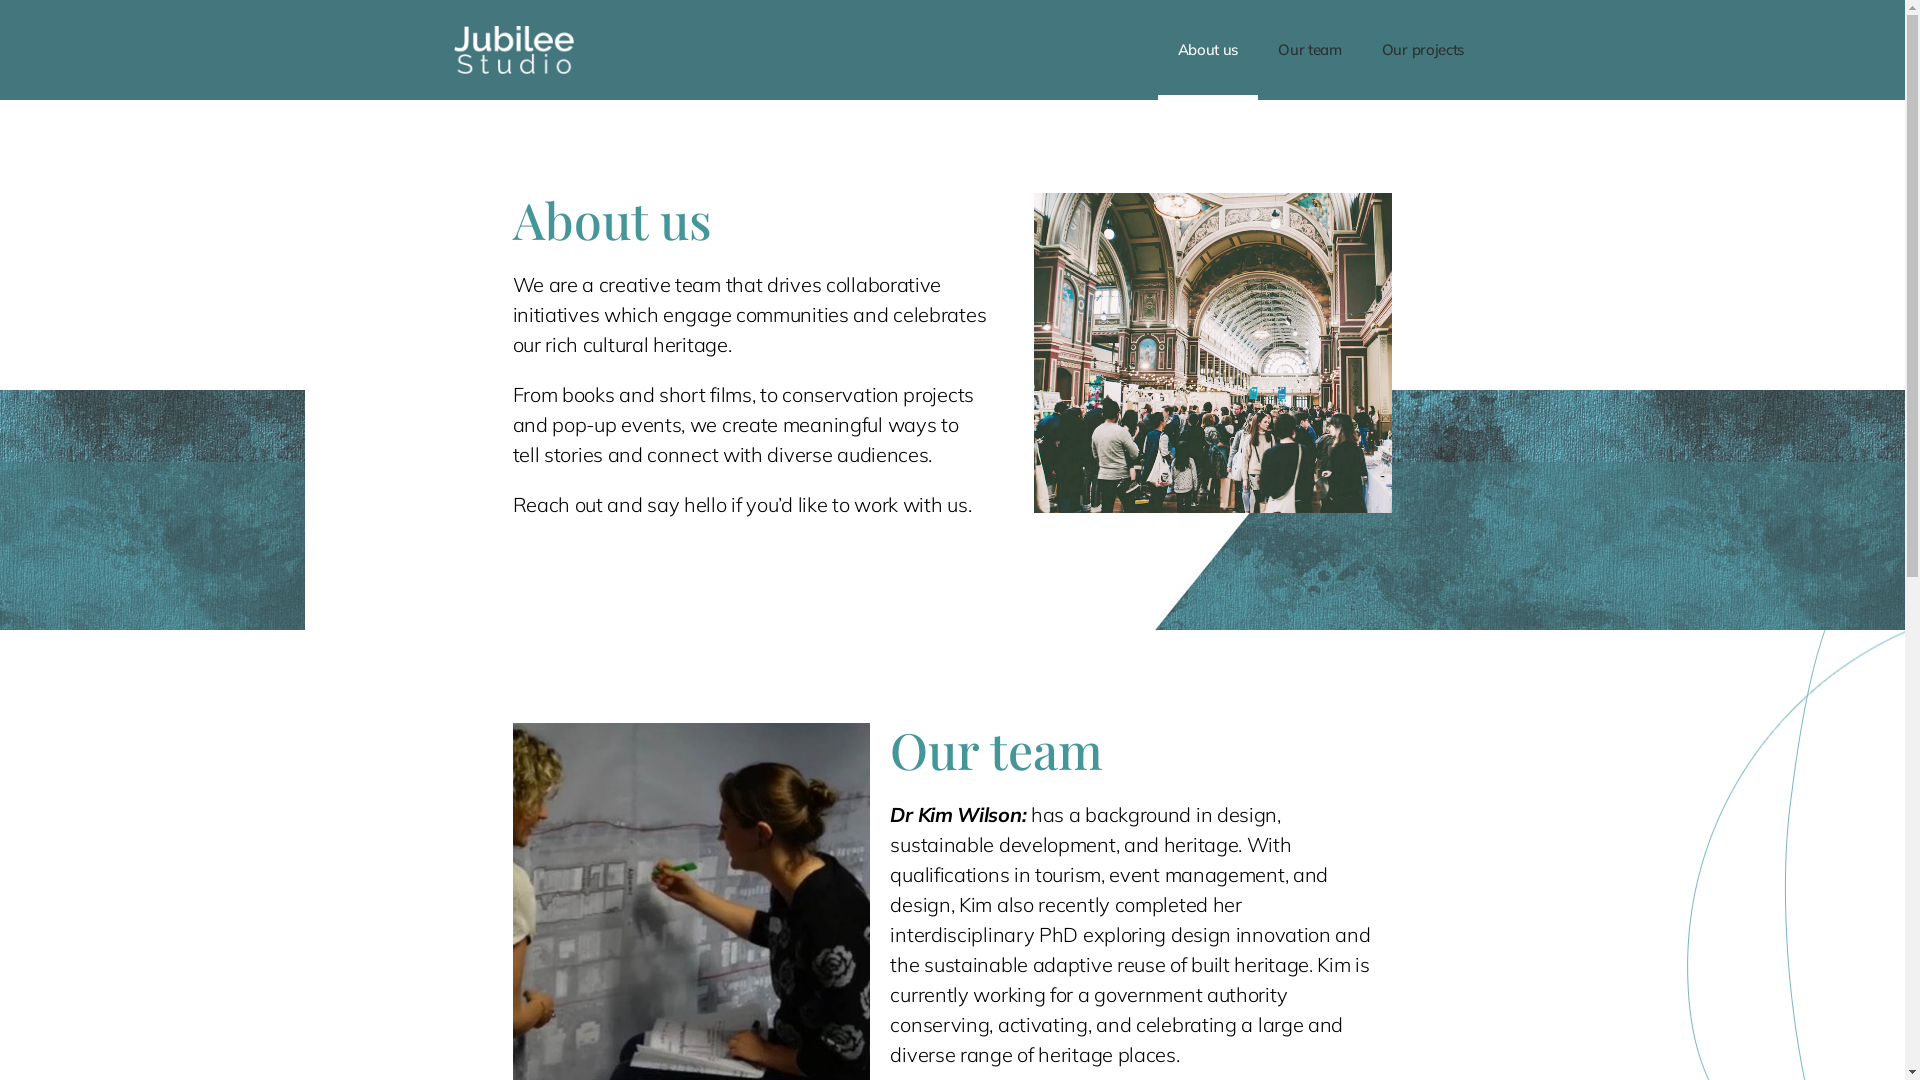 This screenshot has height=1080, width=1920. Describe the element at coordinates (1310, 49) in the screenshot. I see `'Our team'` at that location.